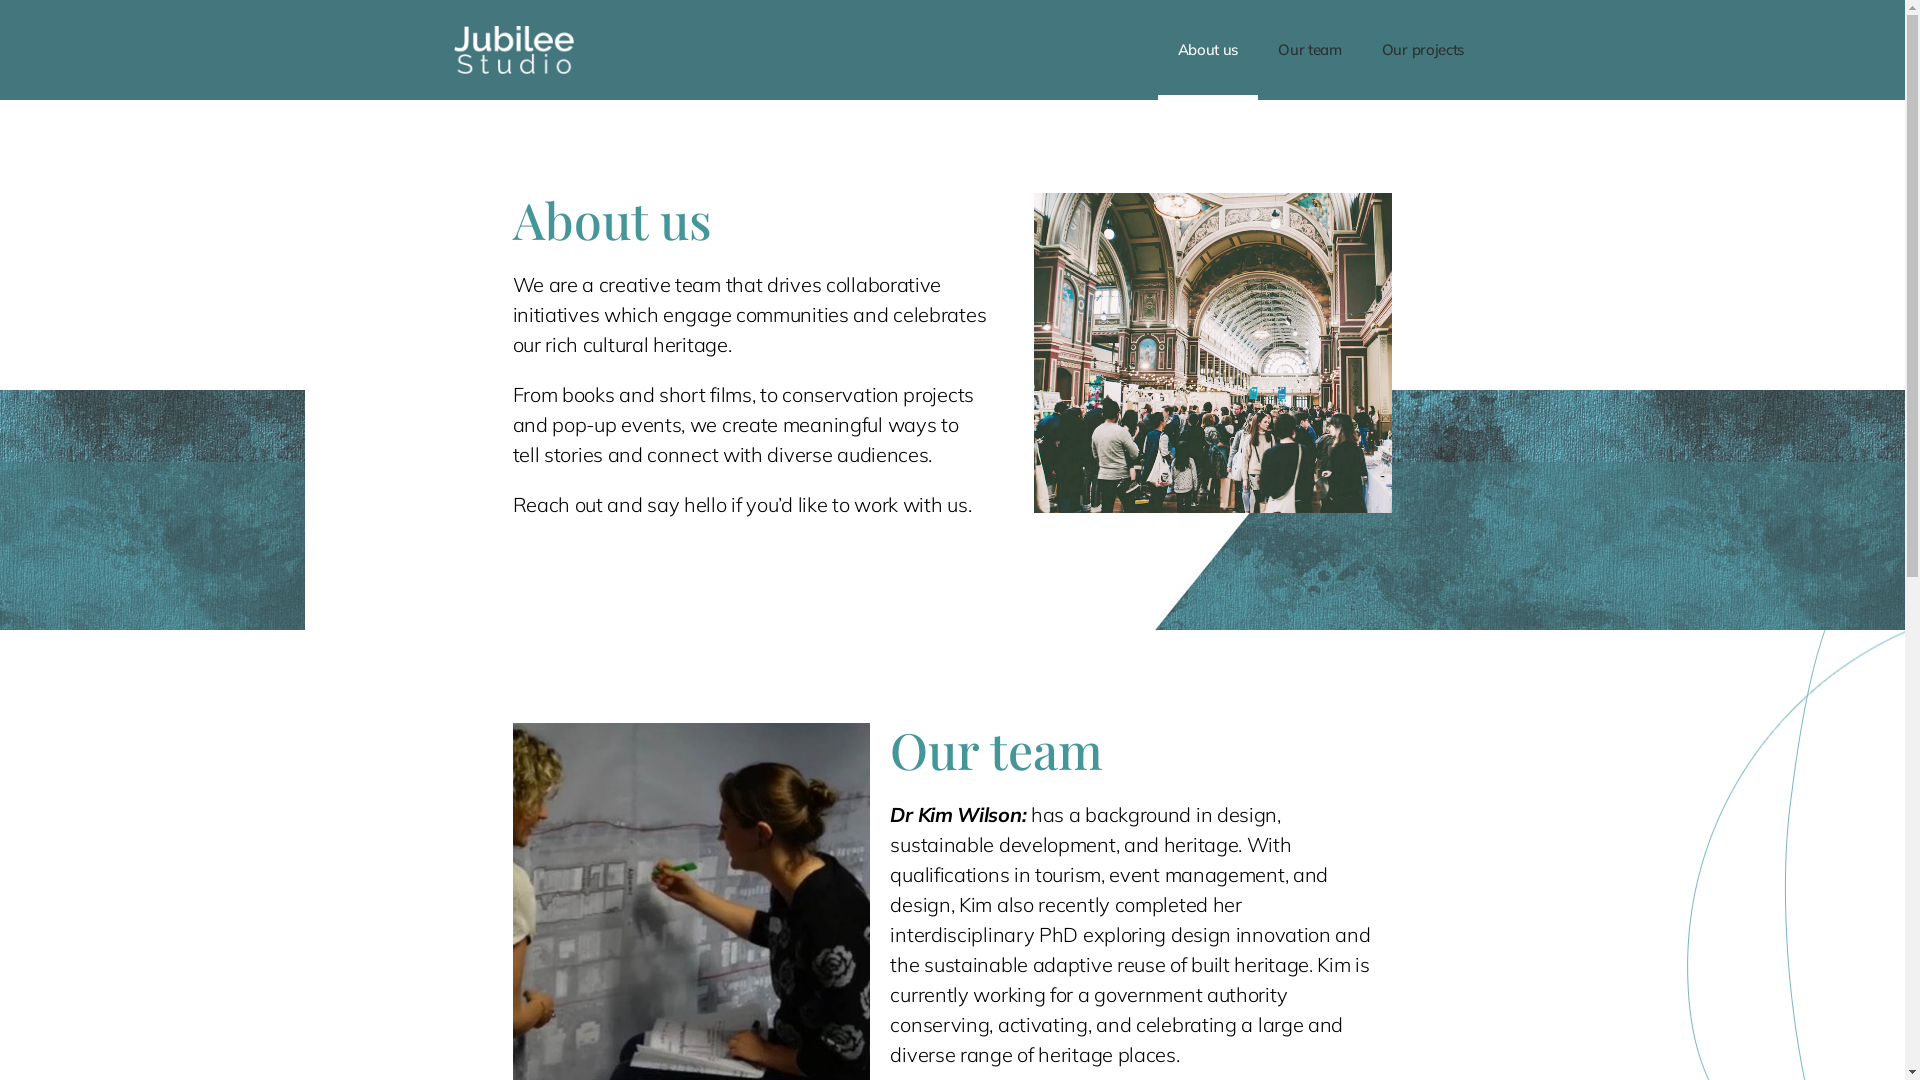 This screenshot has height=1080, width=1920. Describe the element at coordinates (1310, 49) in the screenshot. I see `'Our team'` at that location.